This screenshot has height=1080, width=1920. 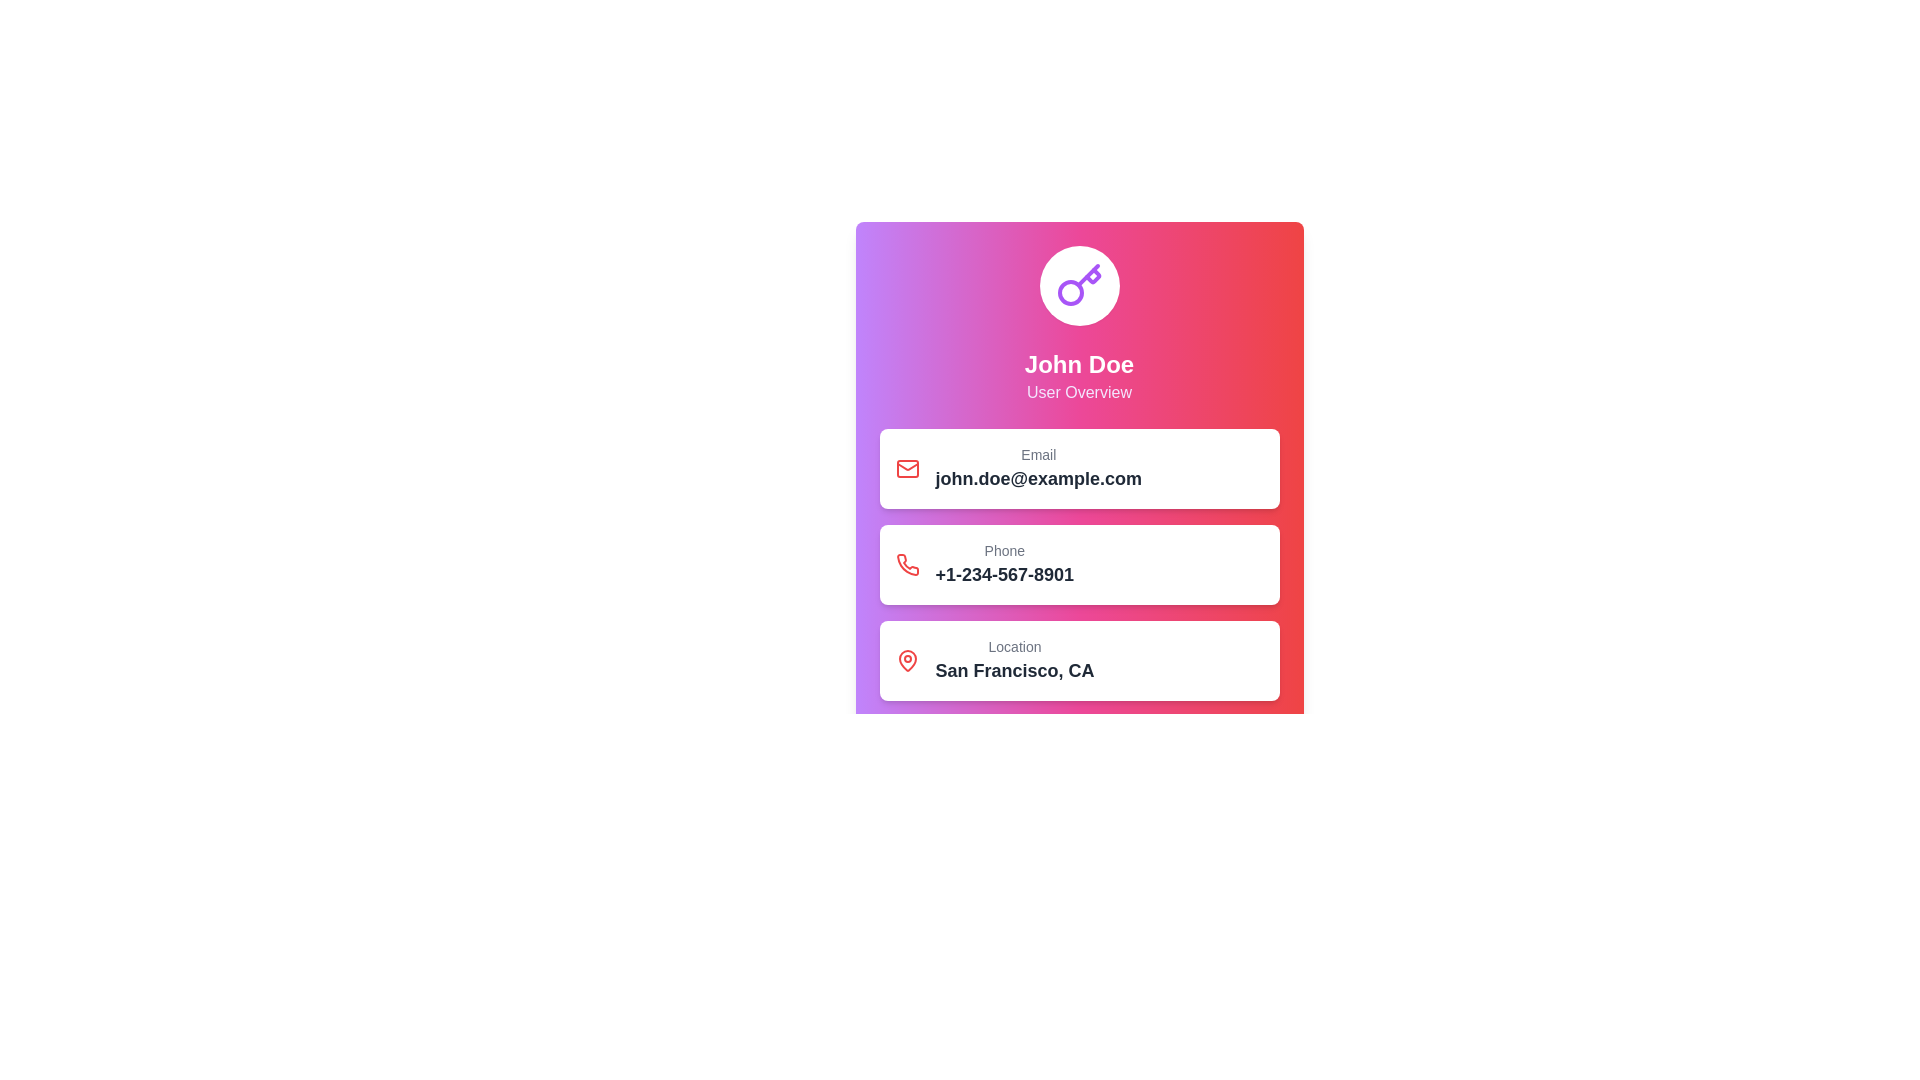 What do you see at coordinates (906, 469) in the screenshot?
I see `the red envelope icon, which is a rectangular SVG component with rounded corners located in the top information block of the card` at bounding box center [906, 469].